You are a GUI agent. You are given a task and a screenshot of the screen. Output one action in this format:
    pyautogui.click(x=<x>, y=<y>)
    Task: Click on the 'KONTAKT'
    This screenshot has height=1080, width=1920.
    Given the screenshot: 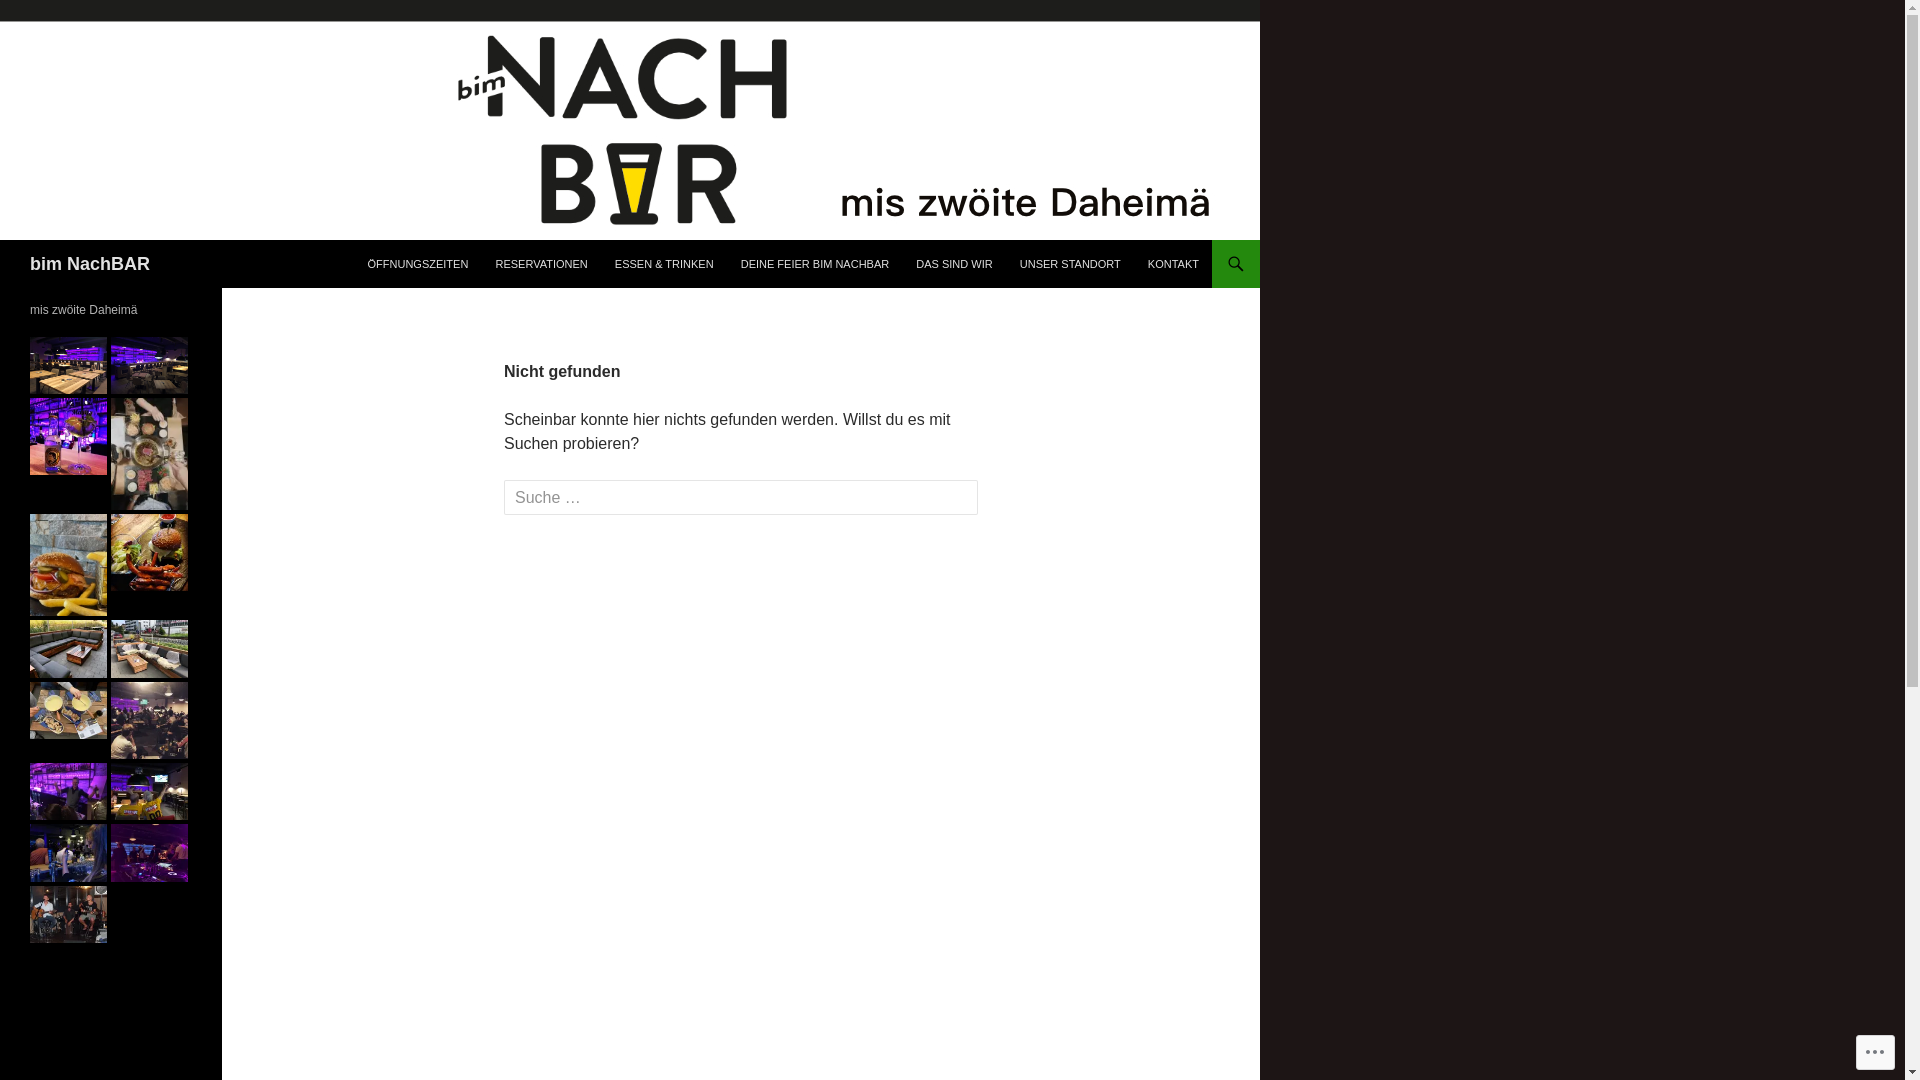 What is the action you would take?
    pyautogui.click(x=1173, y=262)
    